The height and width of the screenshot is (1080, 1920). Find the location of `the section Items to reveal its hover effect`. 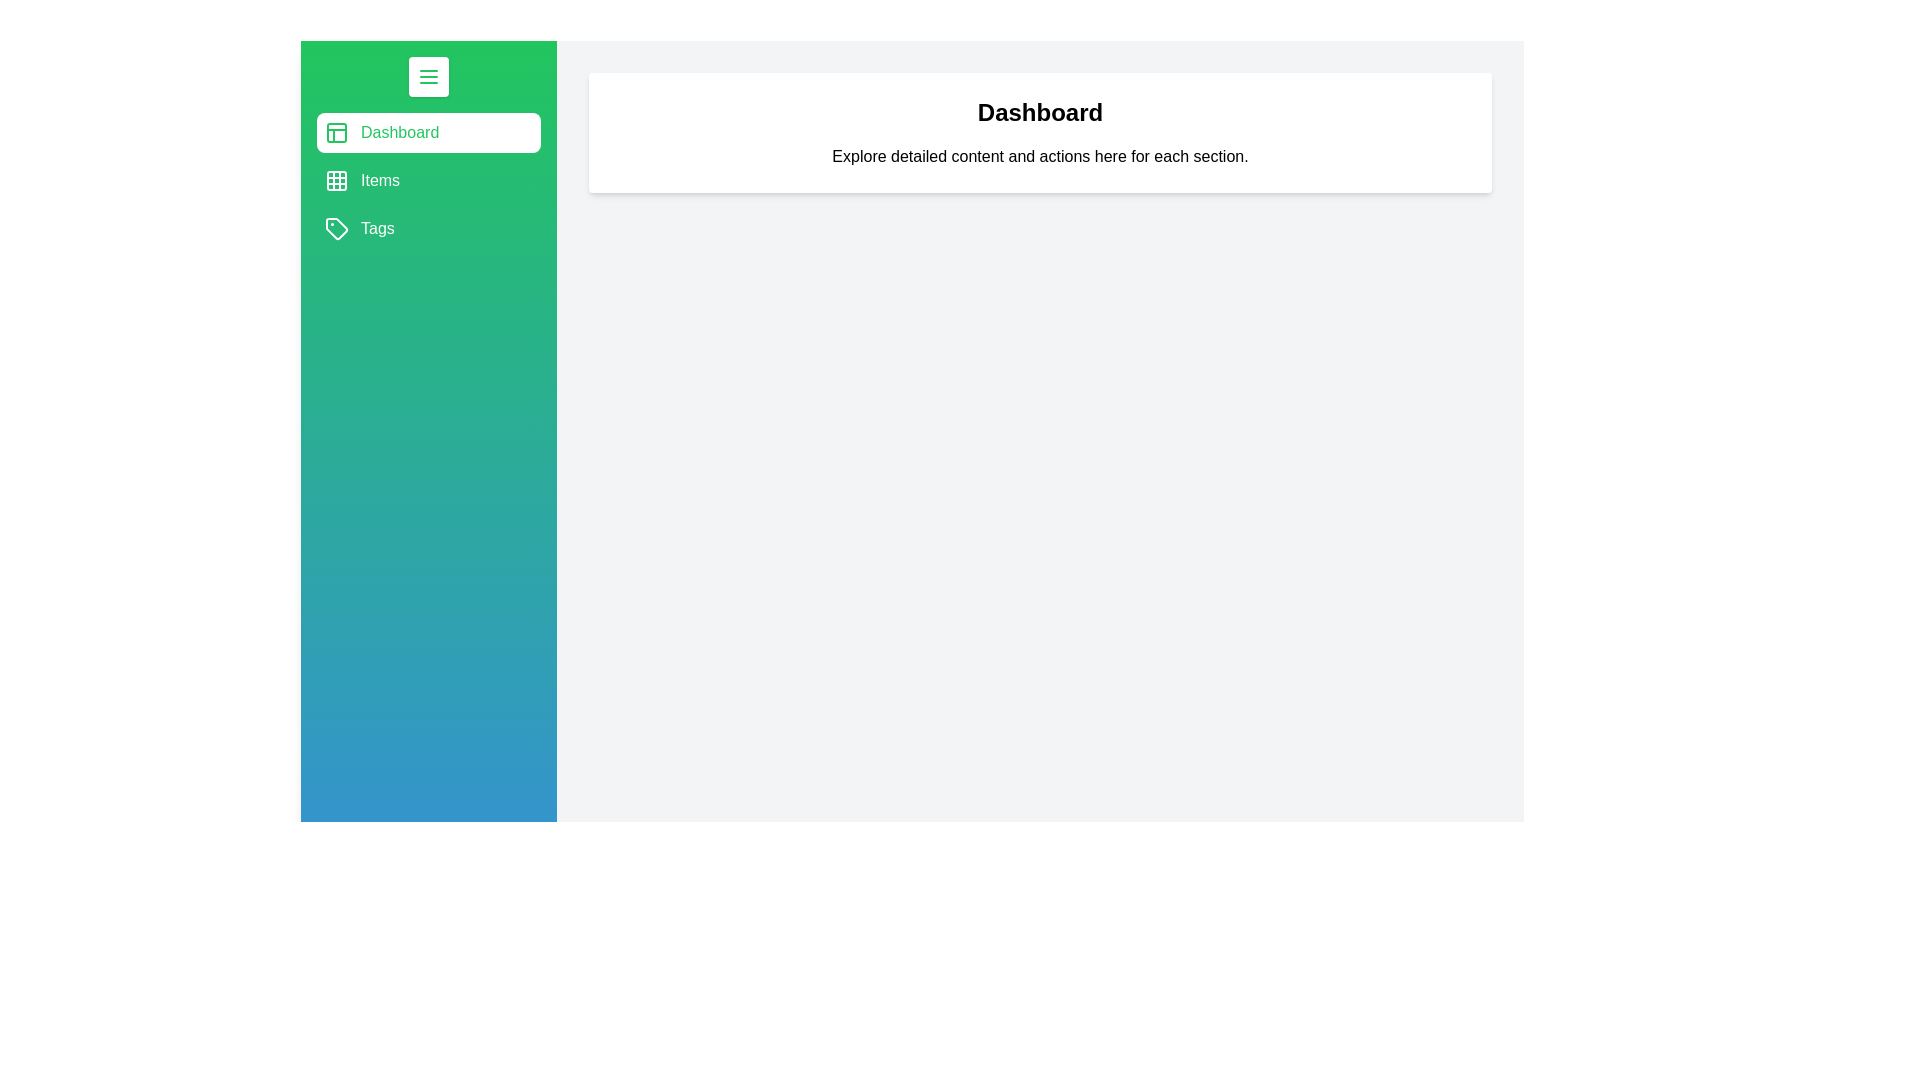

the section Items to reveal its hover effect is located at coordinates (427, 181).